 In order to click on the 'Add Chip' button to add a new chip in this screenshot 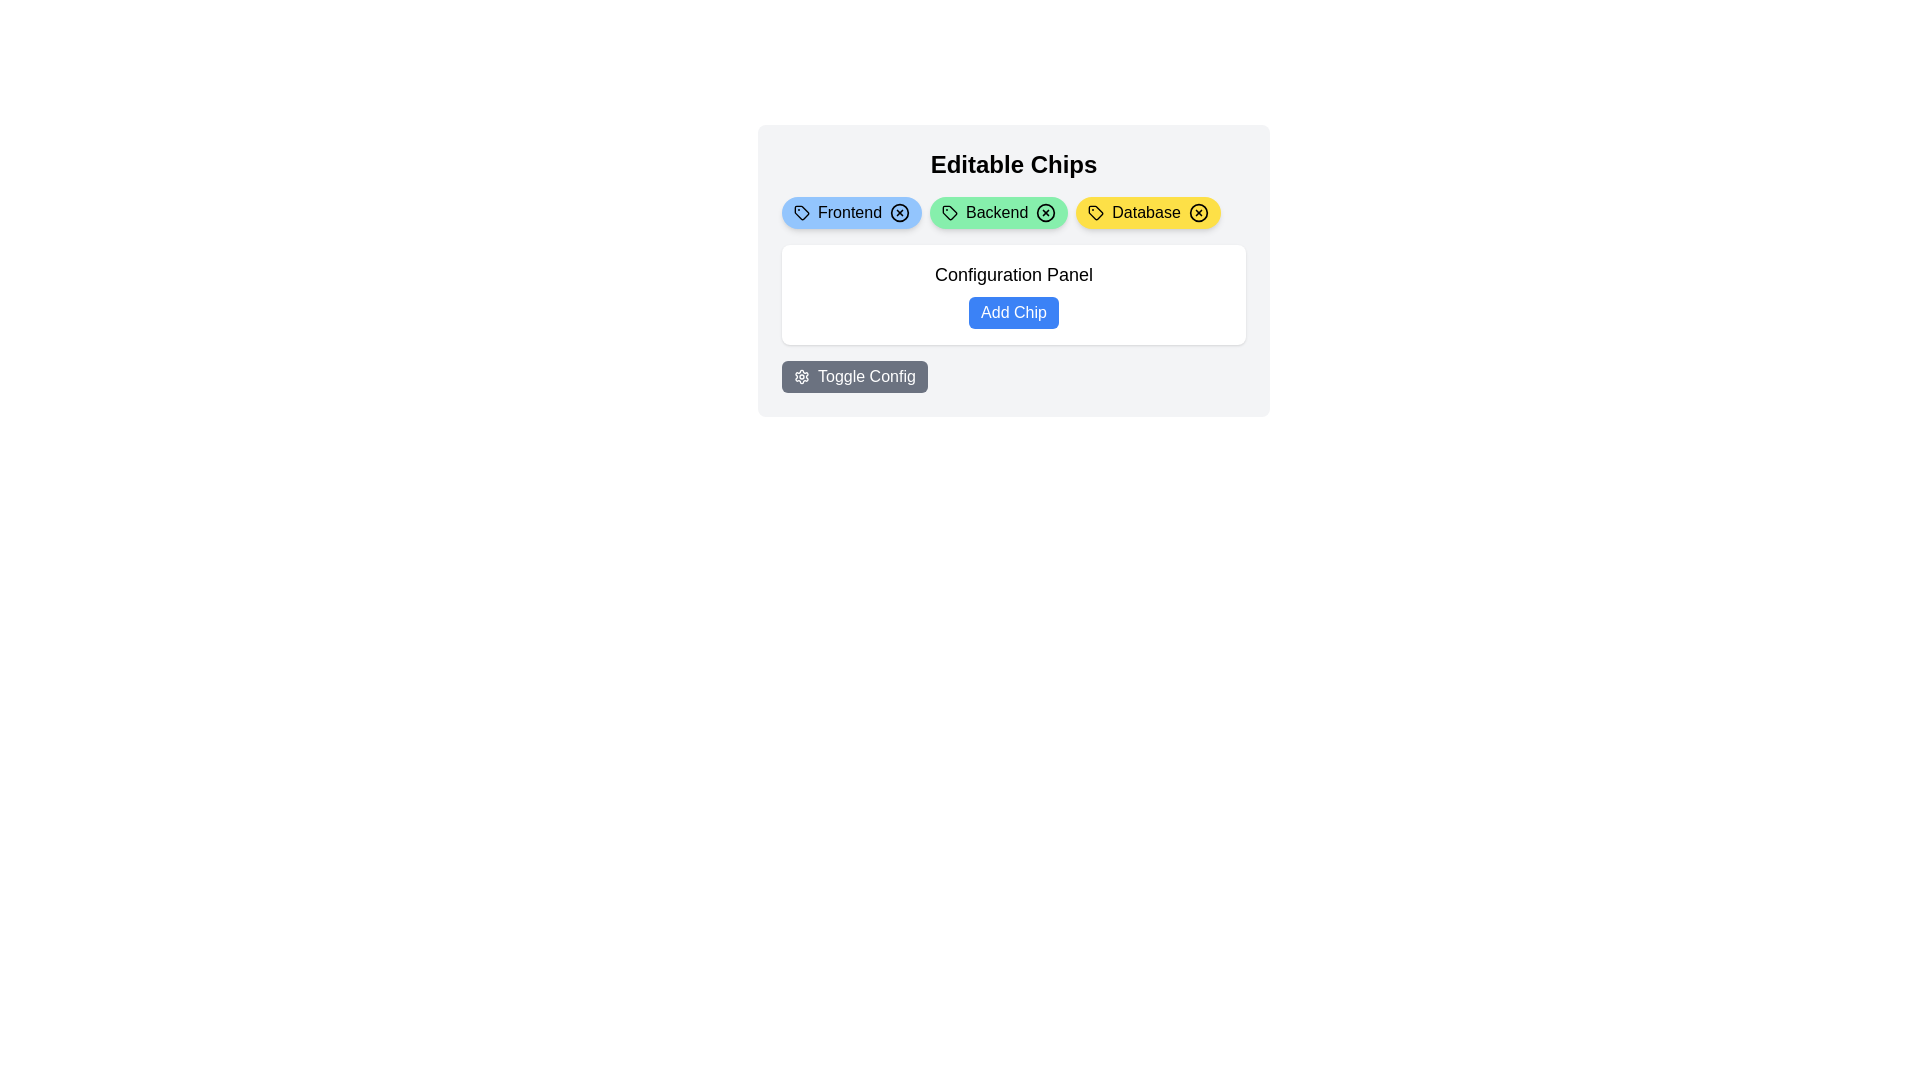, I will do `click(1013, 312)`.